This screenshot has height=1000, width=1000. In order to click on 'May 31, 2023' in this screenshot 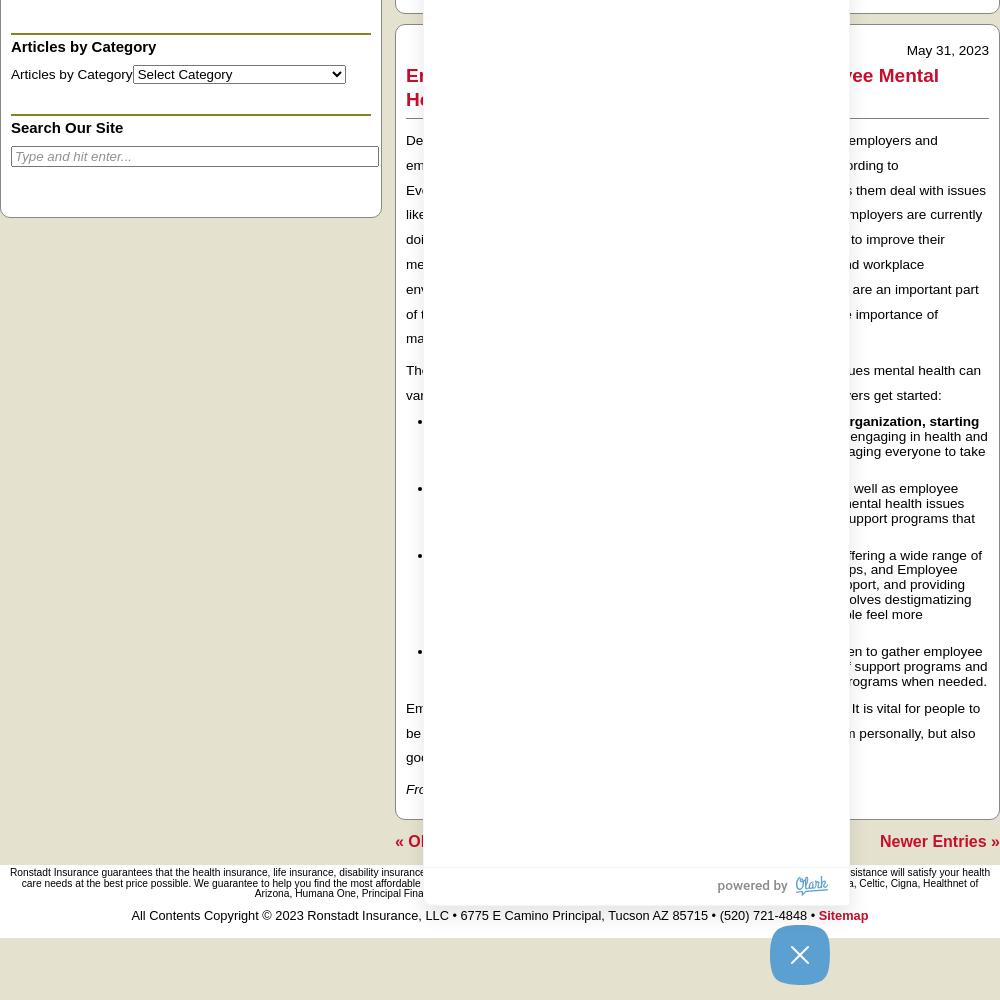, I will do `click(946, 49)`.